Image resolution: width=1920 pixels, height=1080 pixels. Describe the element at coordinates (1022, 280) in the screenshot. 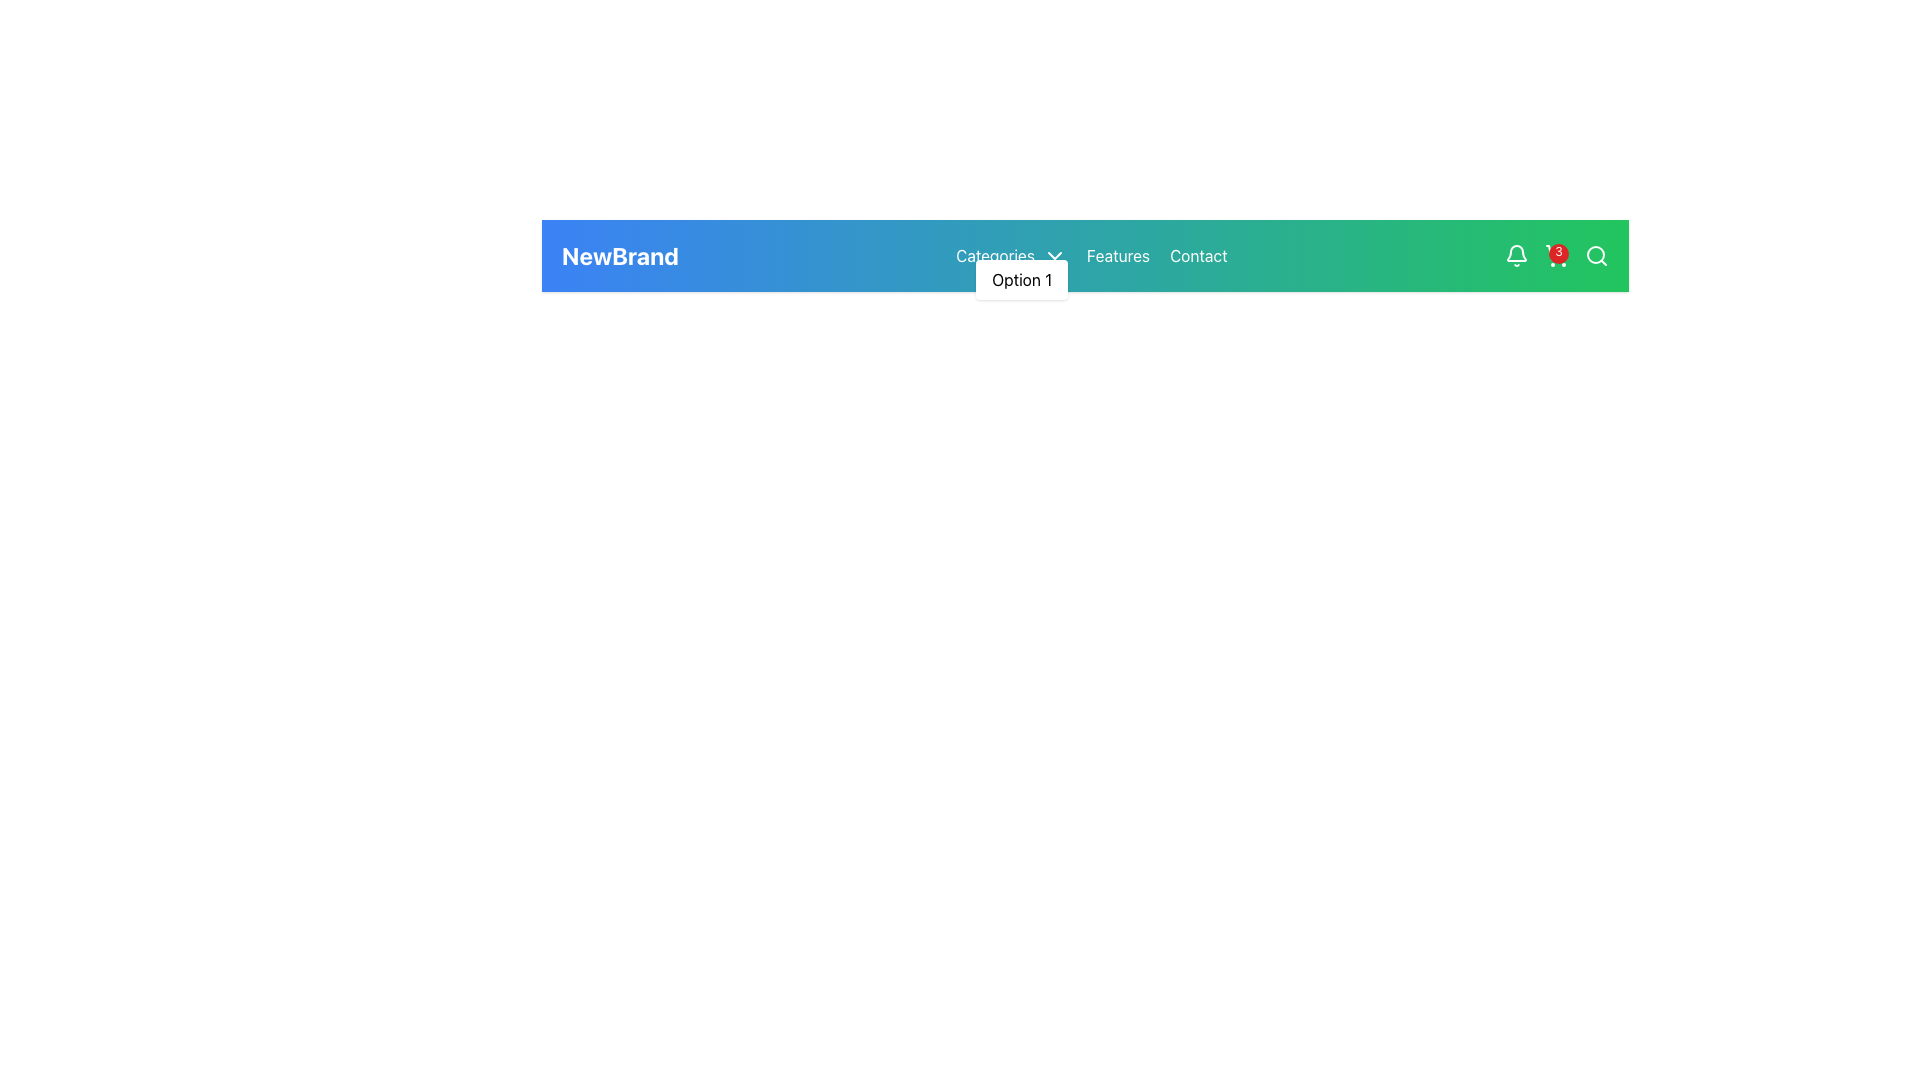

I see `the 'Option 1' link` at that location.